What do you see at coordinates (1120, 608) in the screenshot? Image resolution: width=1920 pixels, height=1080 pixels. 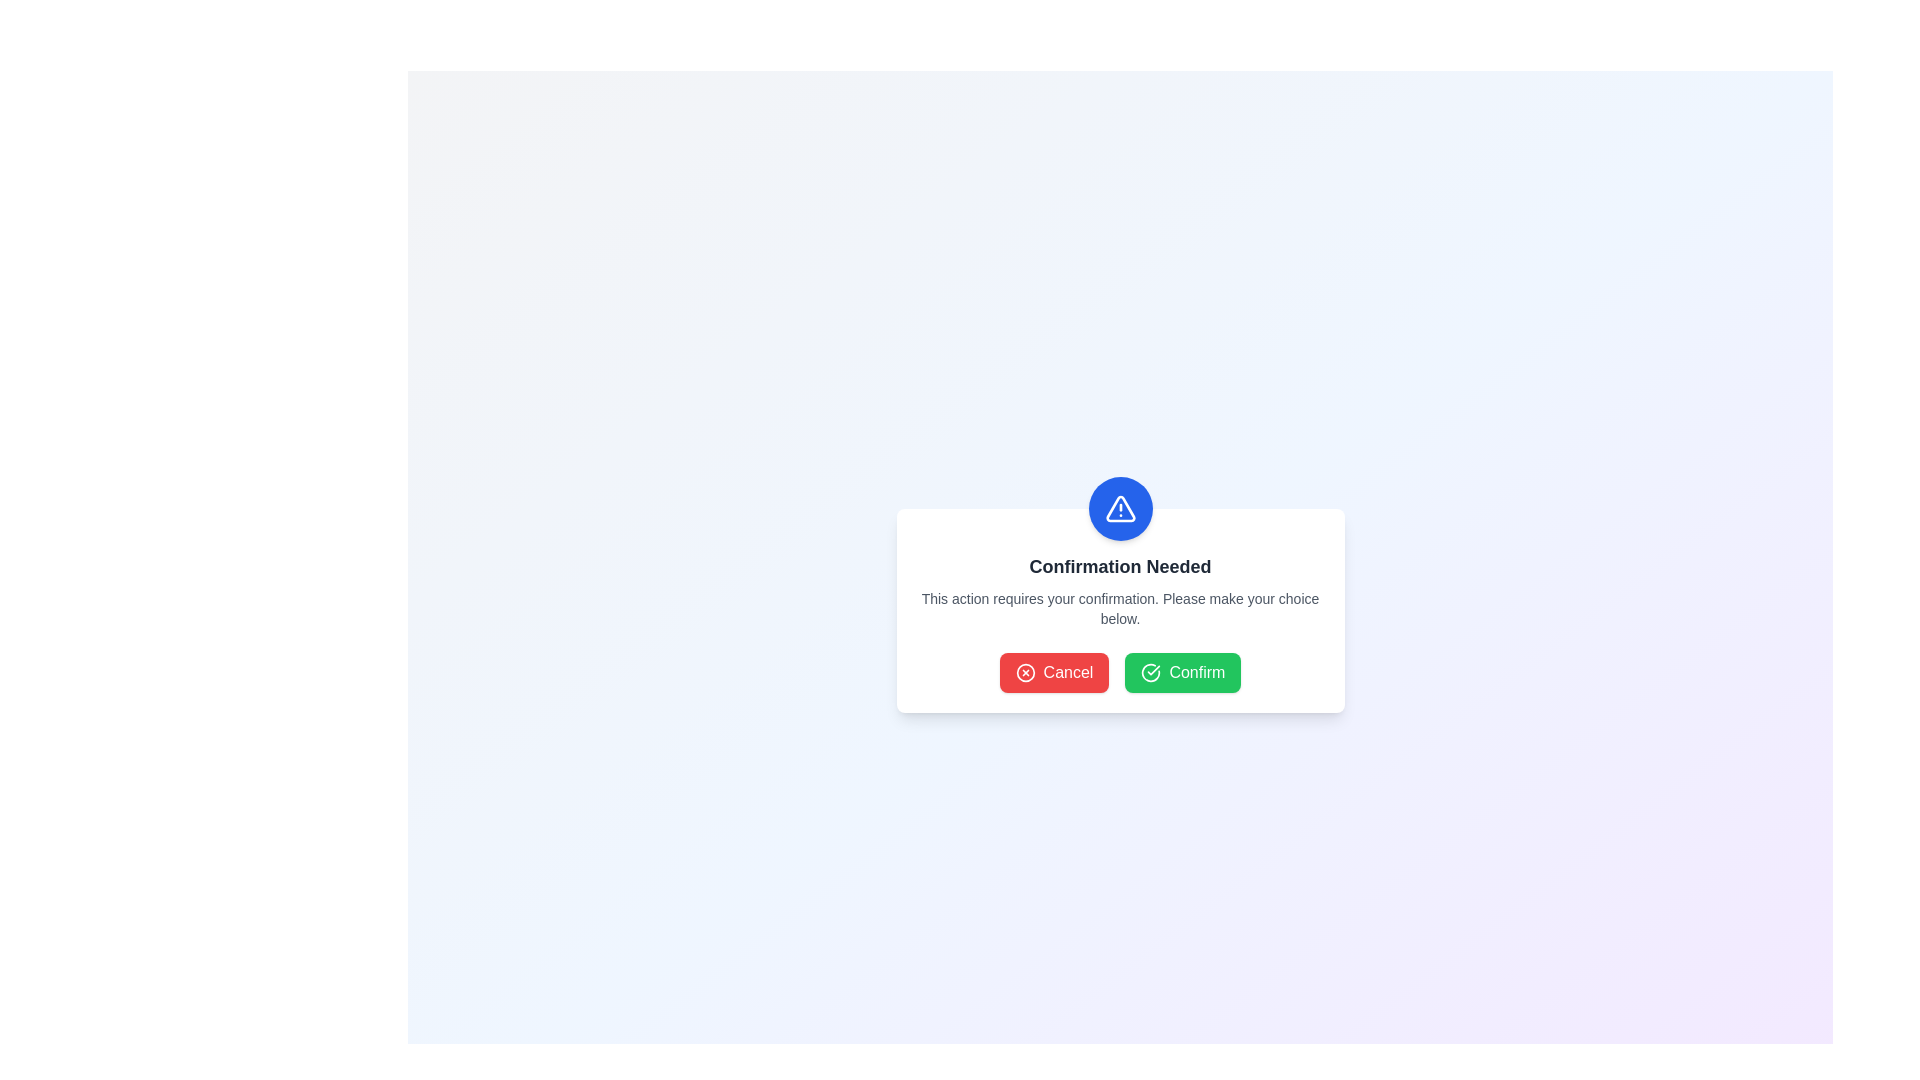 I see `the text block that states 'This action requires your confirmation. Please make your choice below.' which is part of the confirmation dialog box` at bounding box center [1120, 608].